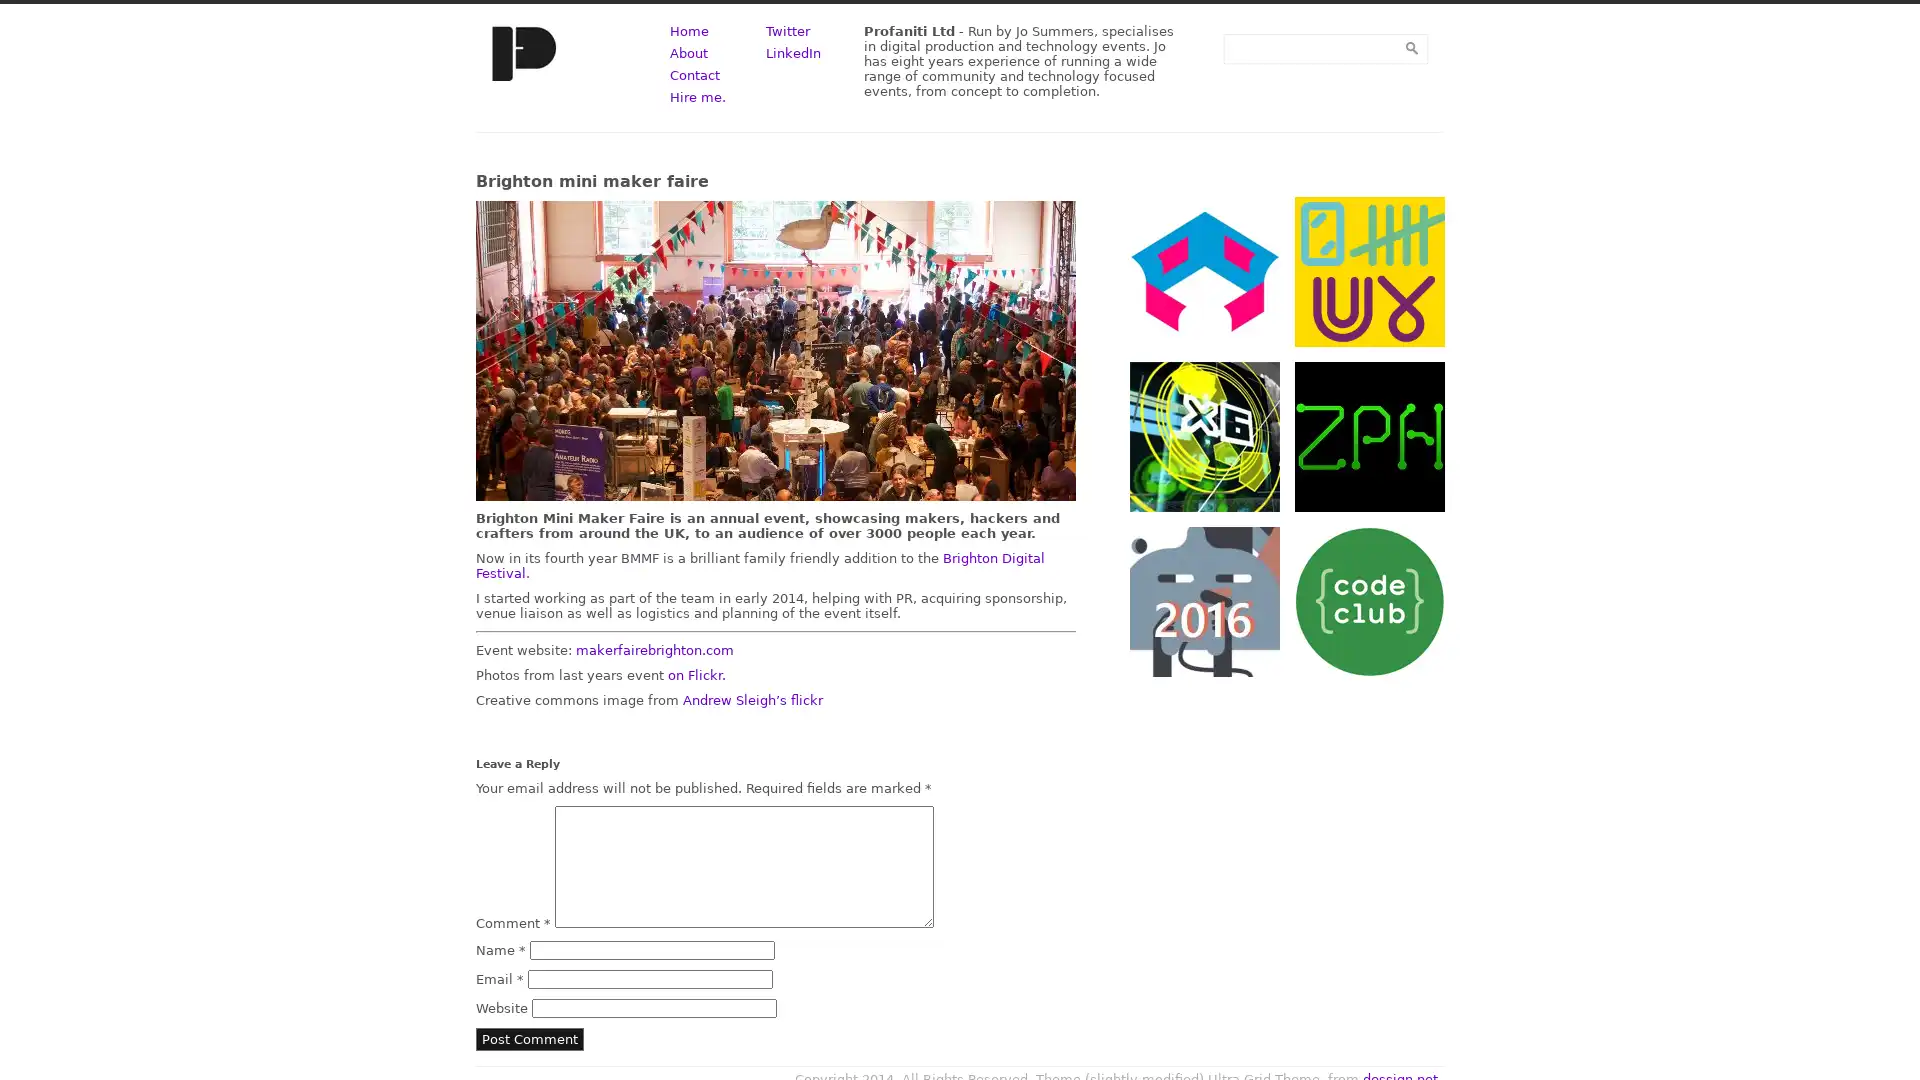  What do you see at coordinates (529, 1038) in the screenshot?
I see `Post Comment` at bounding box center [529, 1038].